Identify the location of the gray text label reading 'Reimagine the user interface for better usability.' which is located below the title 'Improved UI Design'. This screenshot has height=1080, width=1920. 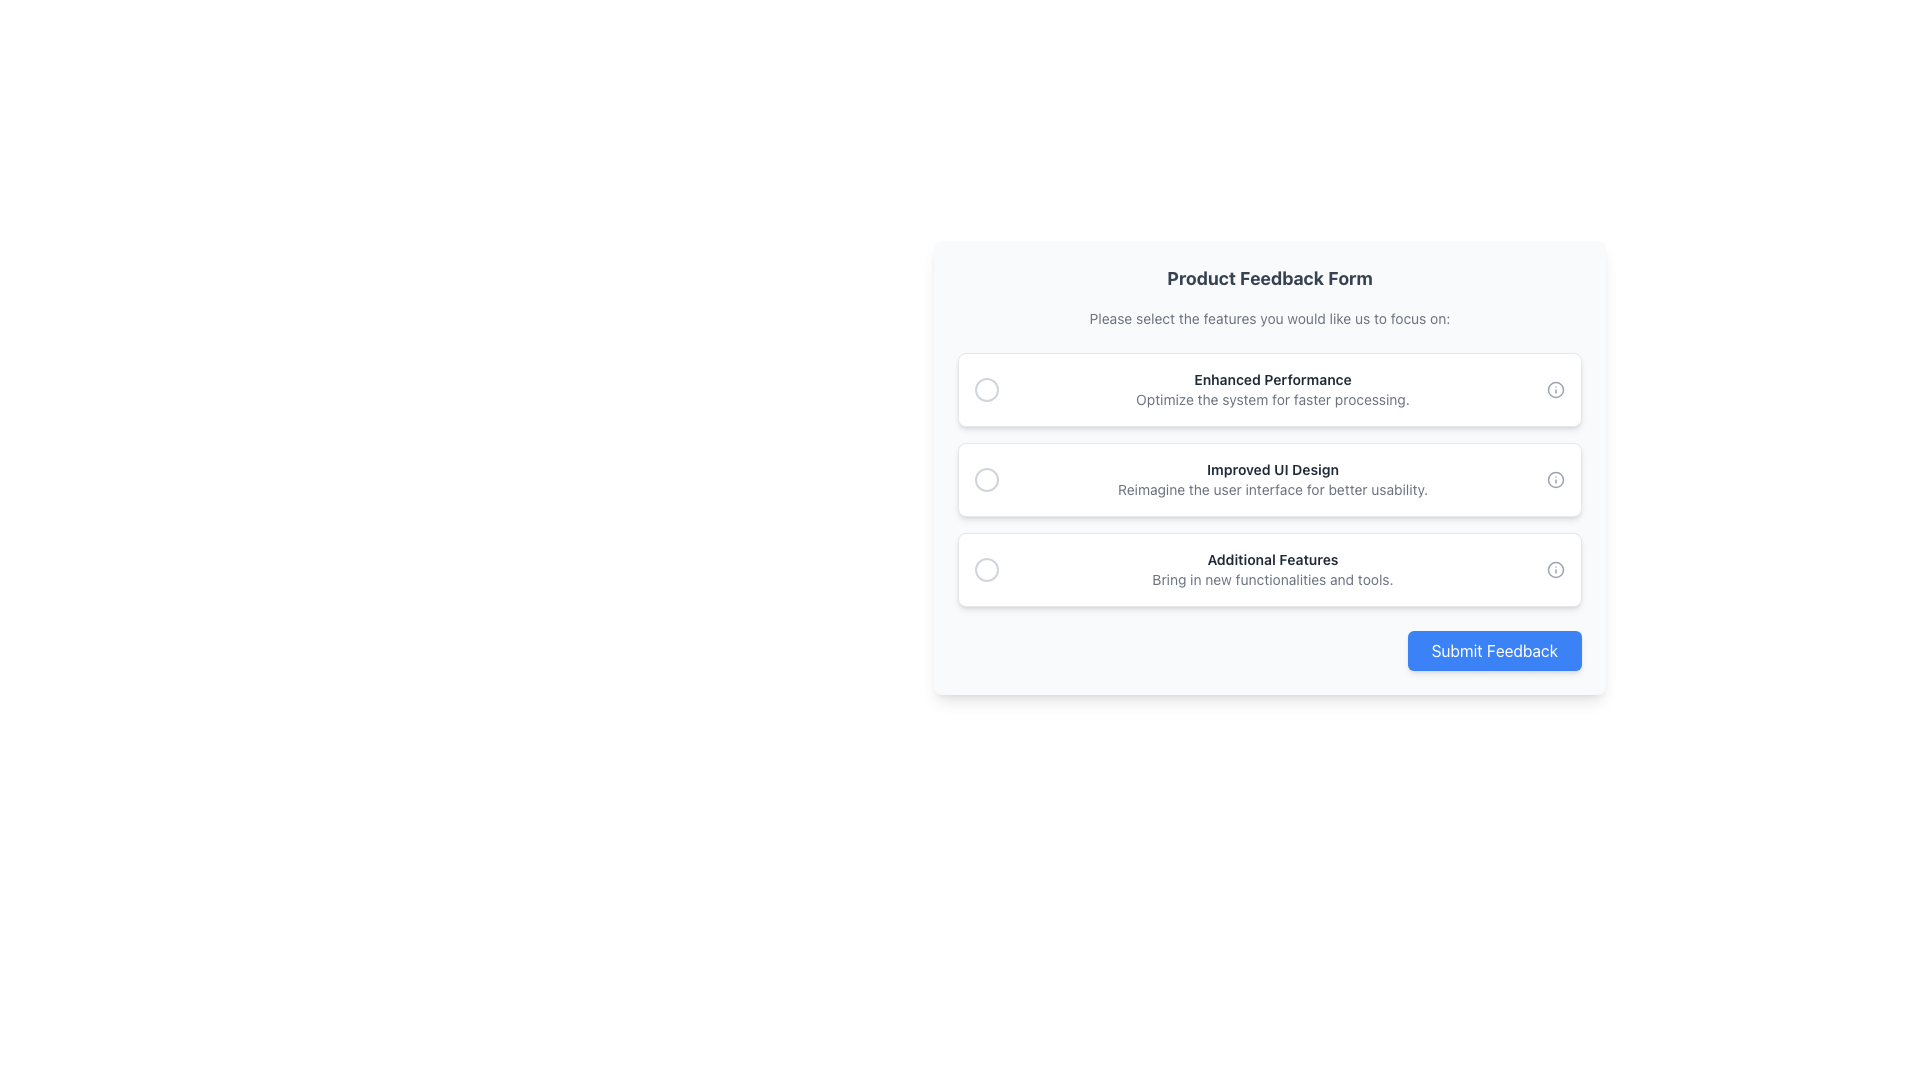
(1271, 489).